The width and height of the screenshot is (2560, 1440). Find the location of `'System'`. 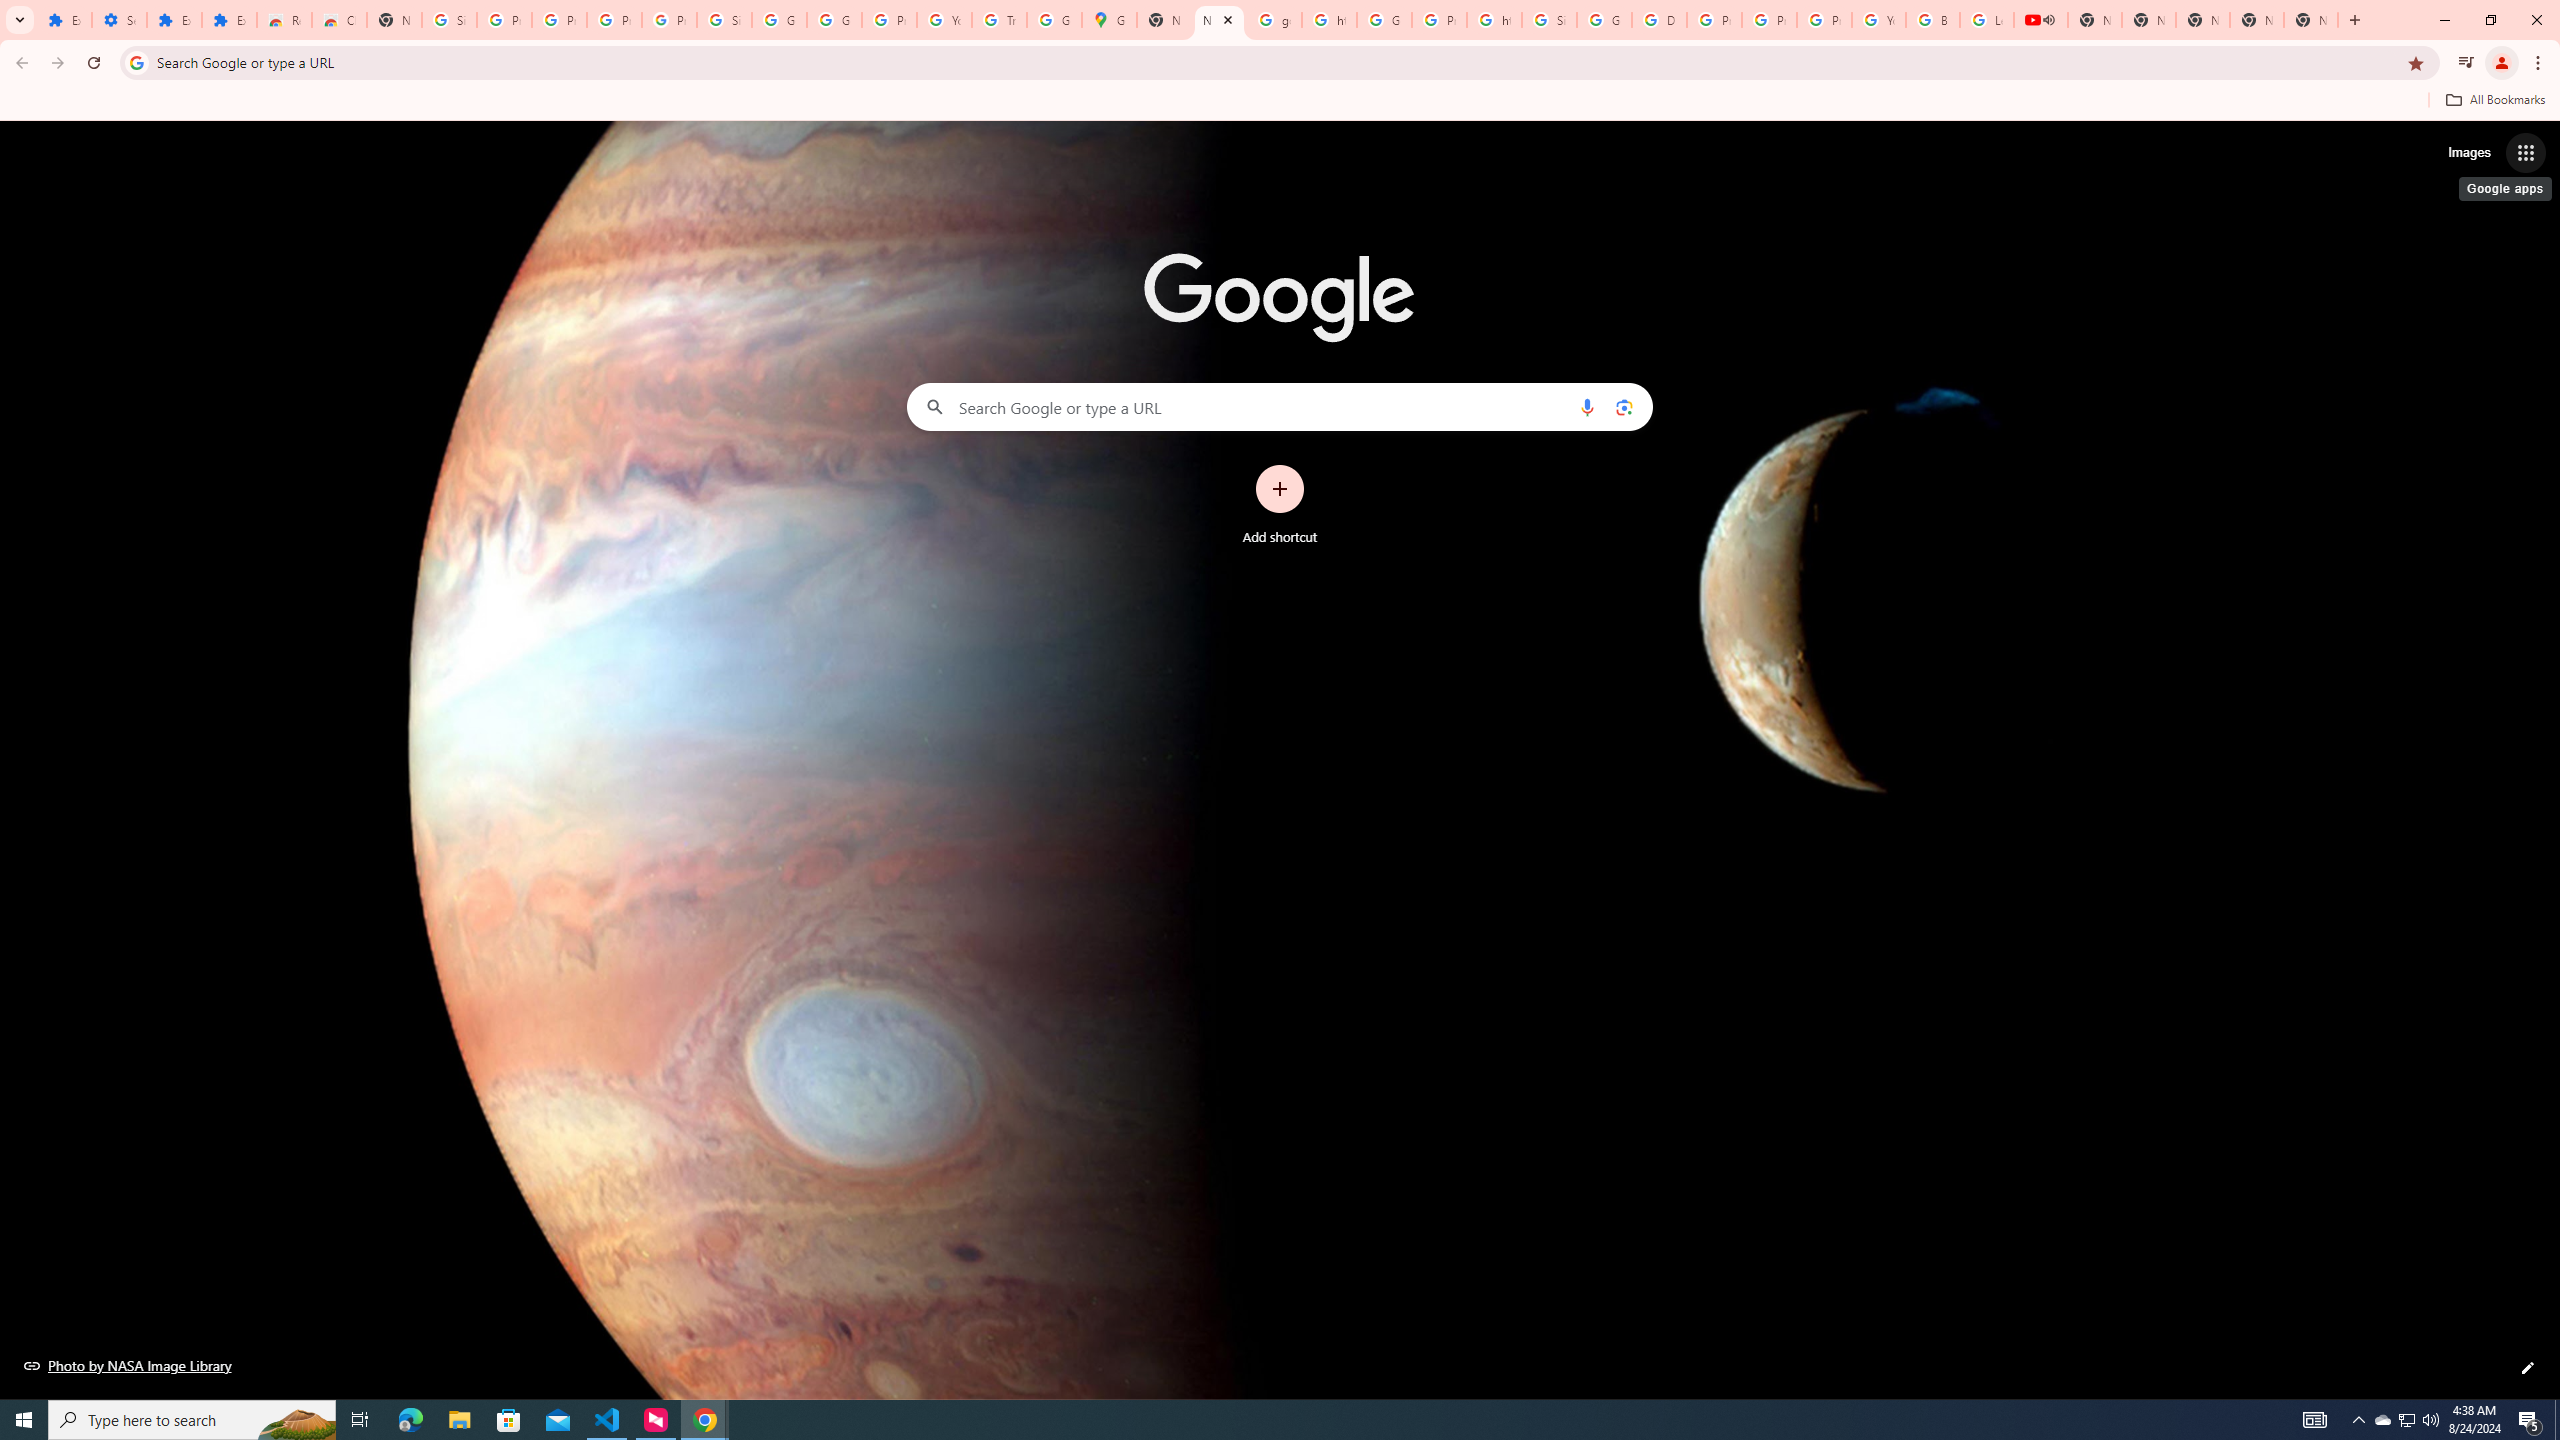

'System' is located at coordinates (11, 9).